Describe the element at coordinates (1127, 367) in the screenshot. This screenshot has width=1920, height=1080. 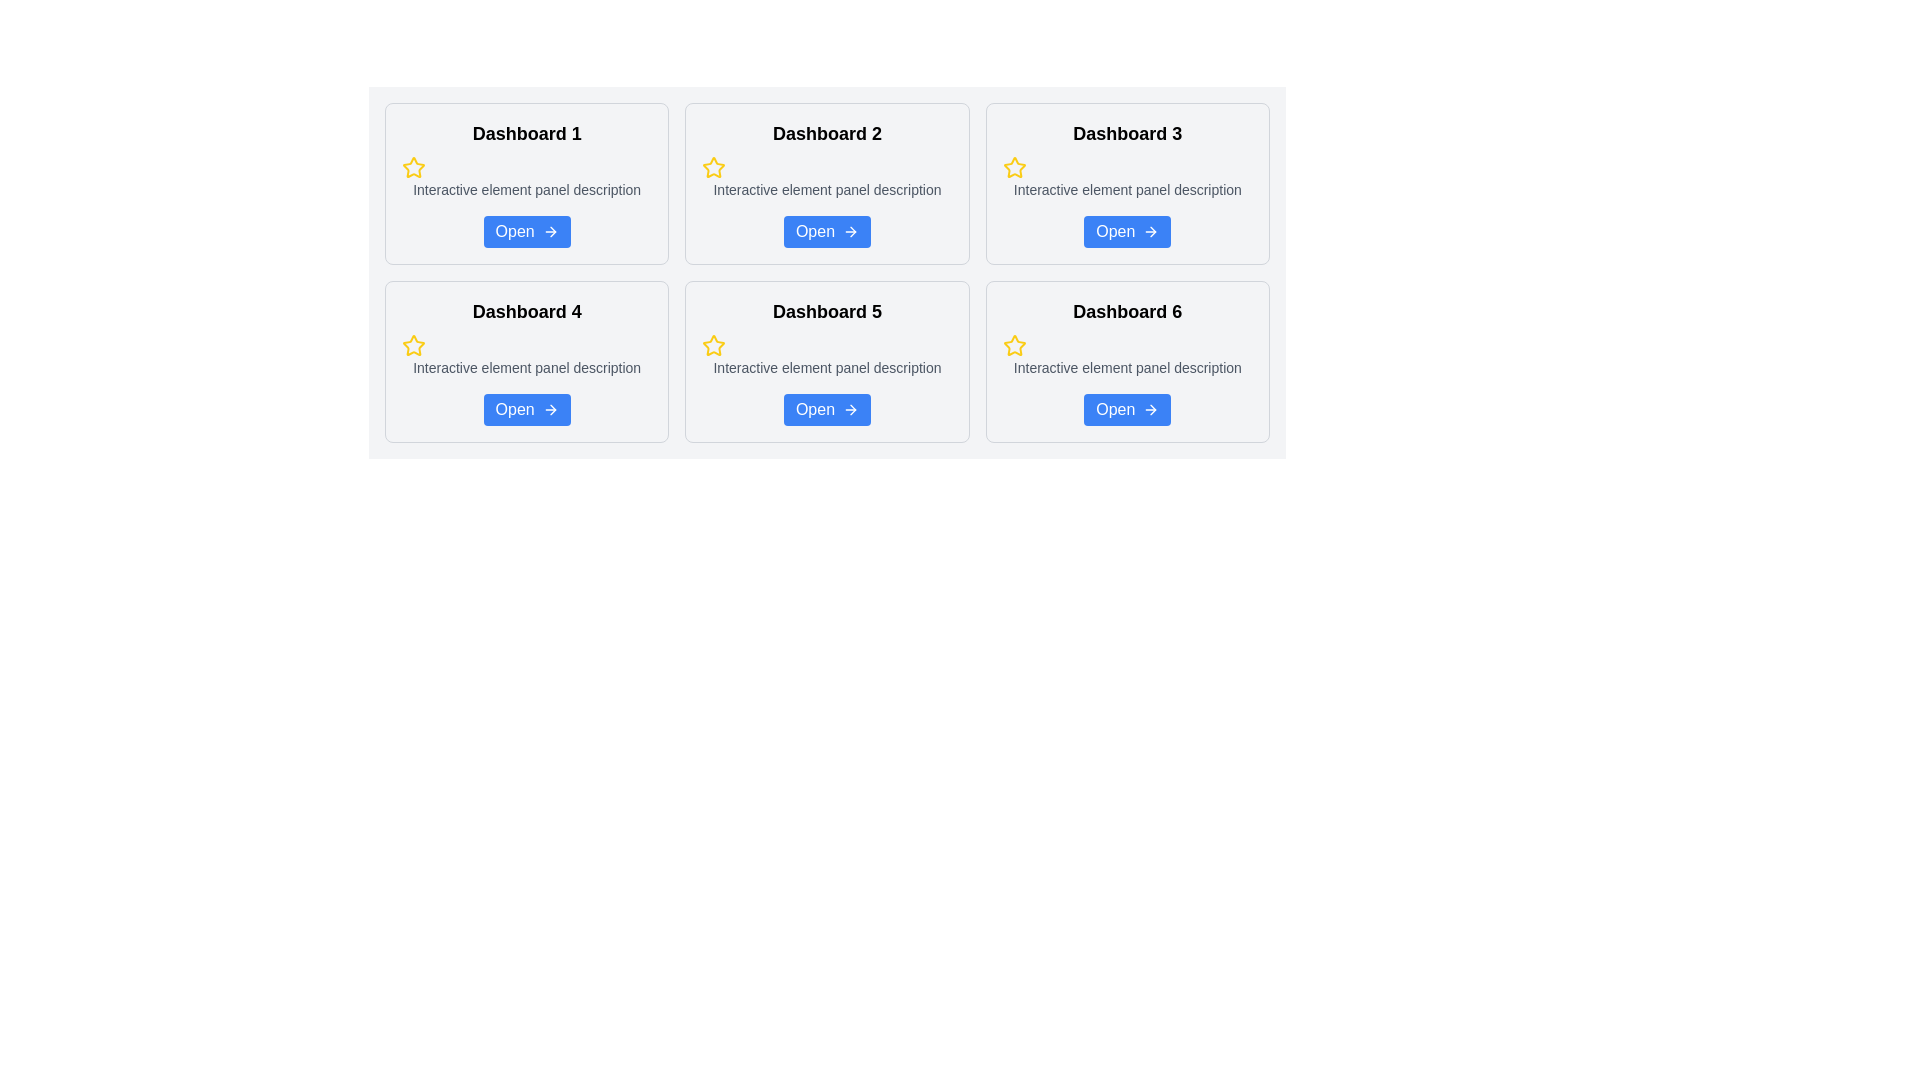
I see `the text label displaying 'Interactive element panel description' located in the dashboard card titled 'Dashboard 6', positioned centrally in the bottom row of a 3x2 grid layout` at that location.